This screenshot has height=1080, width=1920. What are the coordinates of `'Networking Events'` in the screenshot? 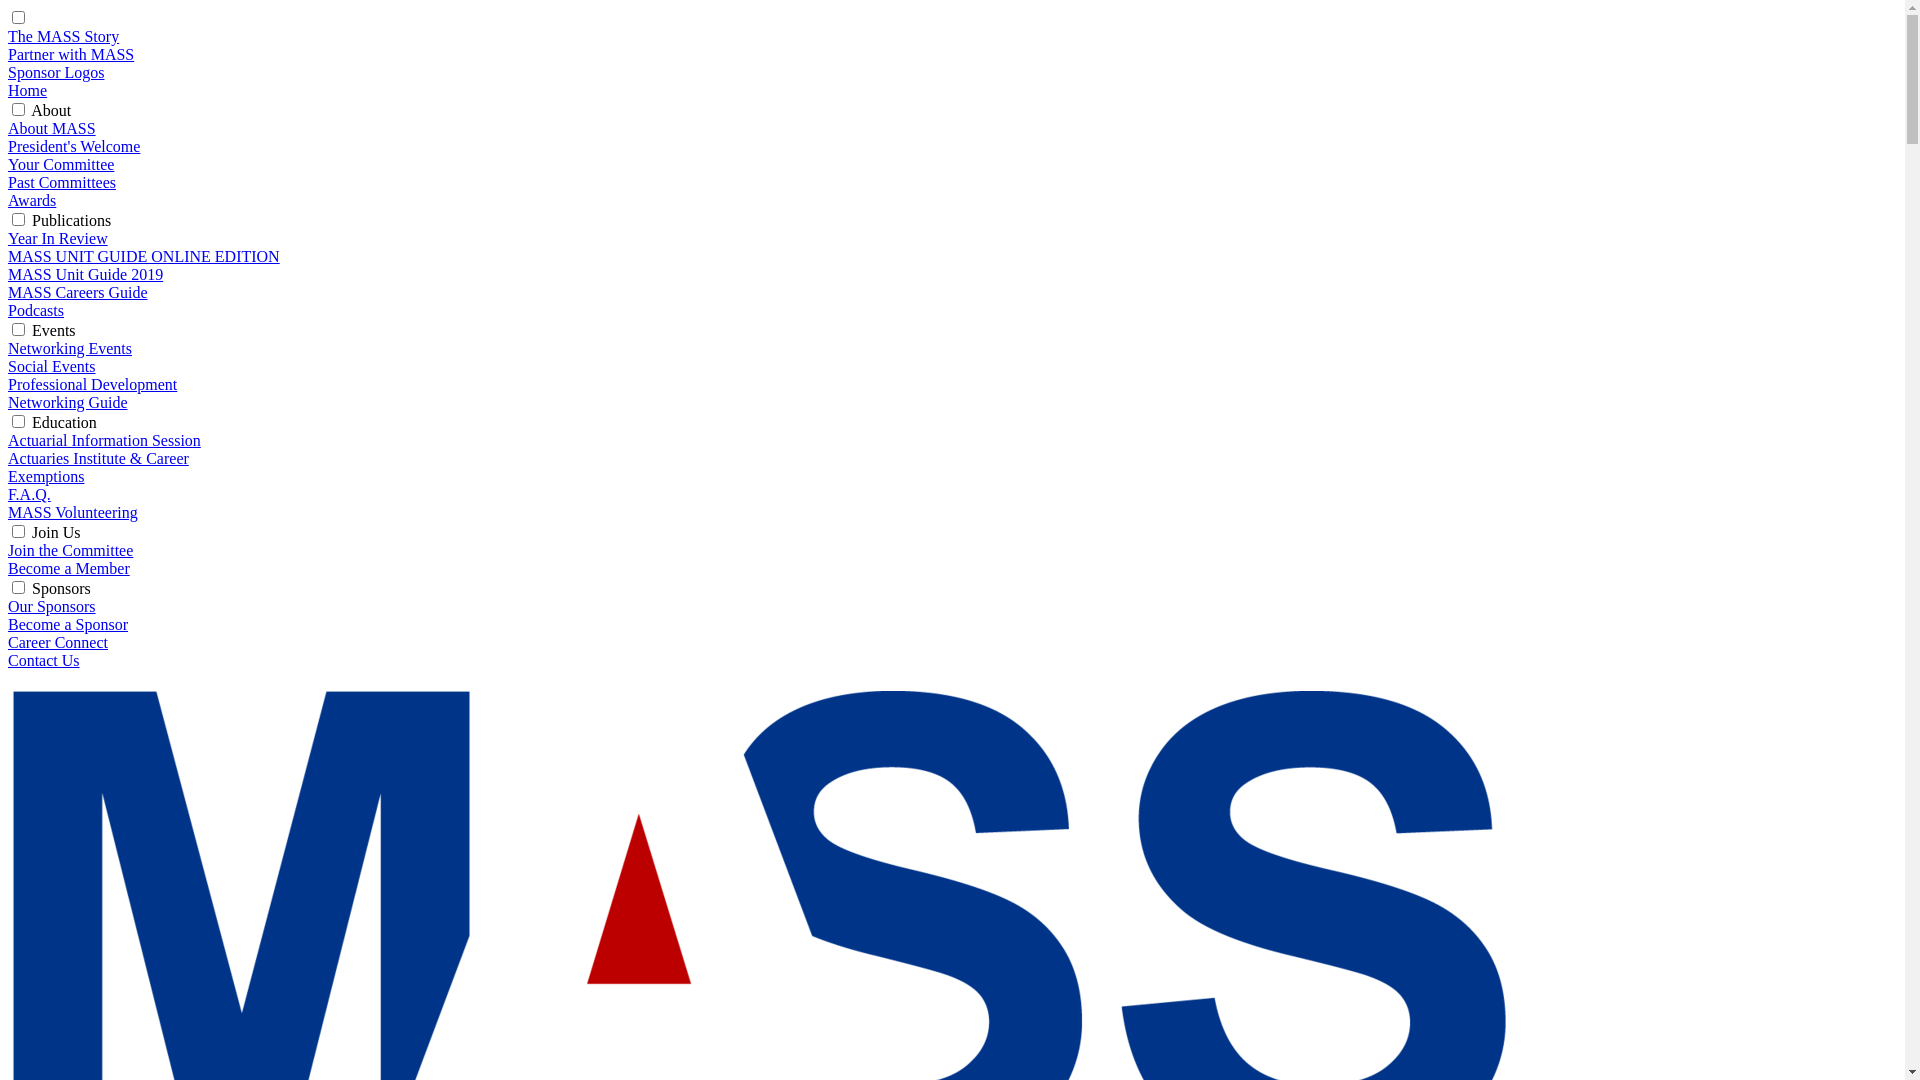 It's located at (70, 347).